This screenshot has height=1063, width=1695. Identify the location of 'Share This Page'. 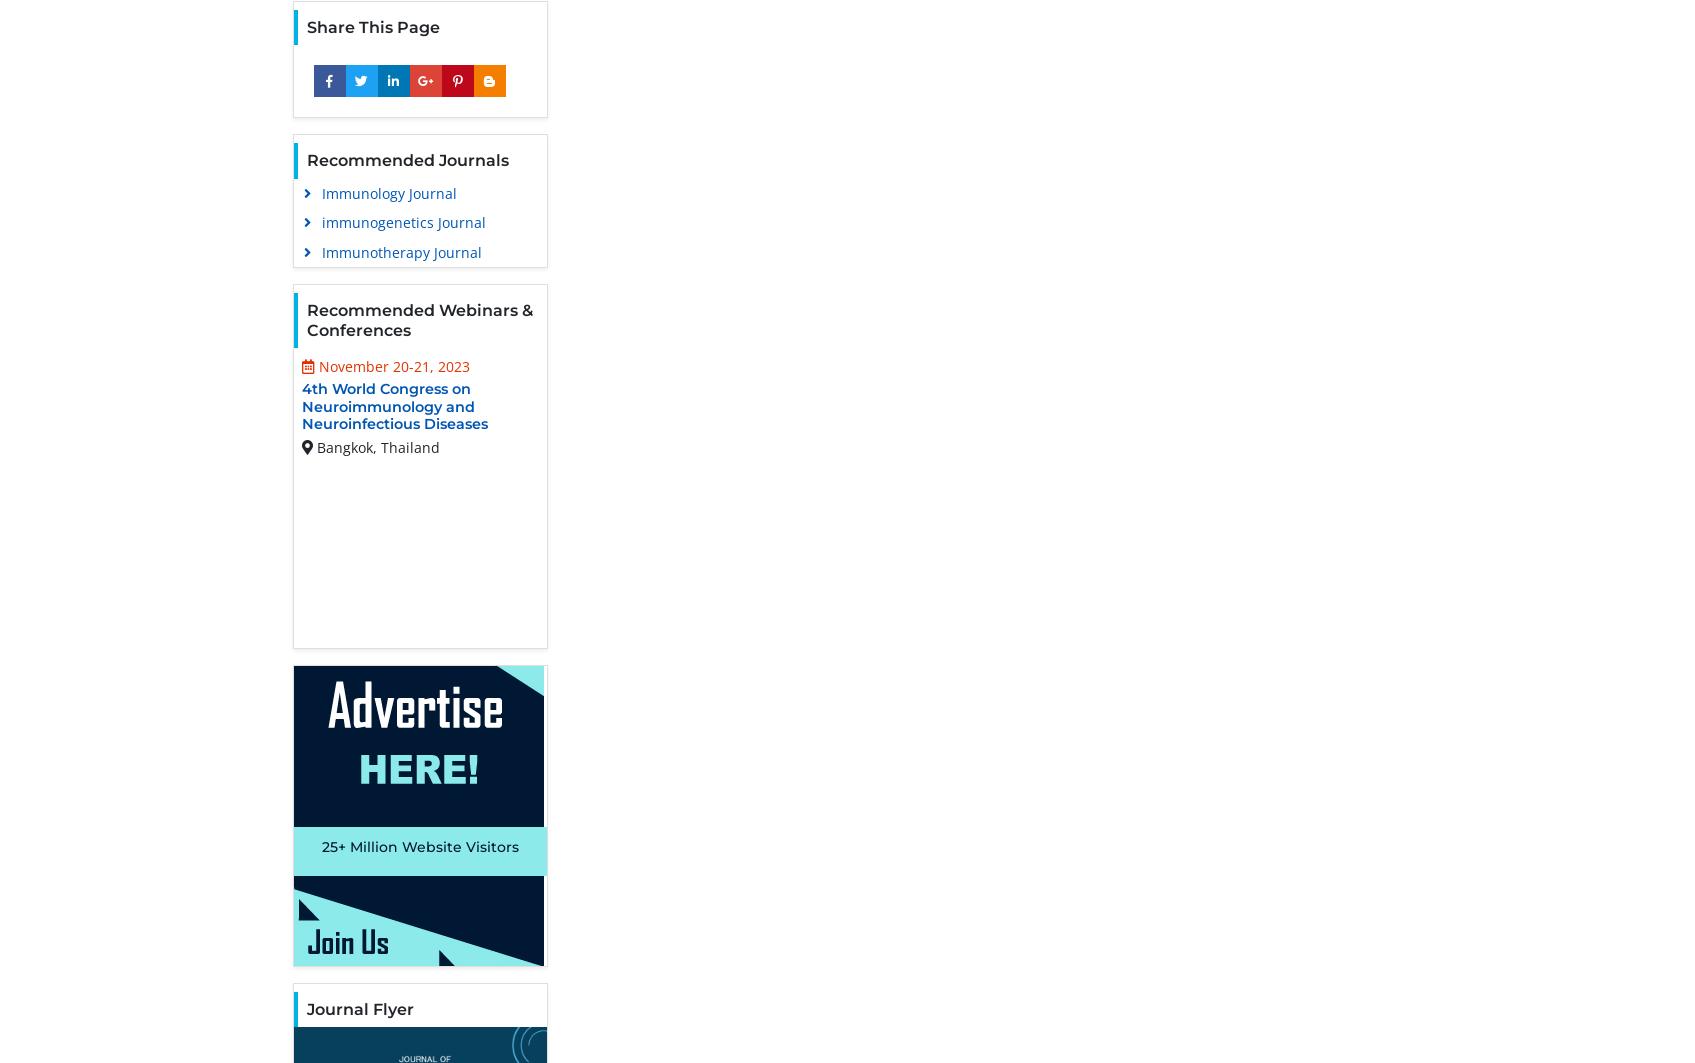
(372, 27).